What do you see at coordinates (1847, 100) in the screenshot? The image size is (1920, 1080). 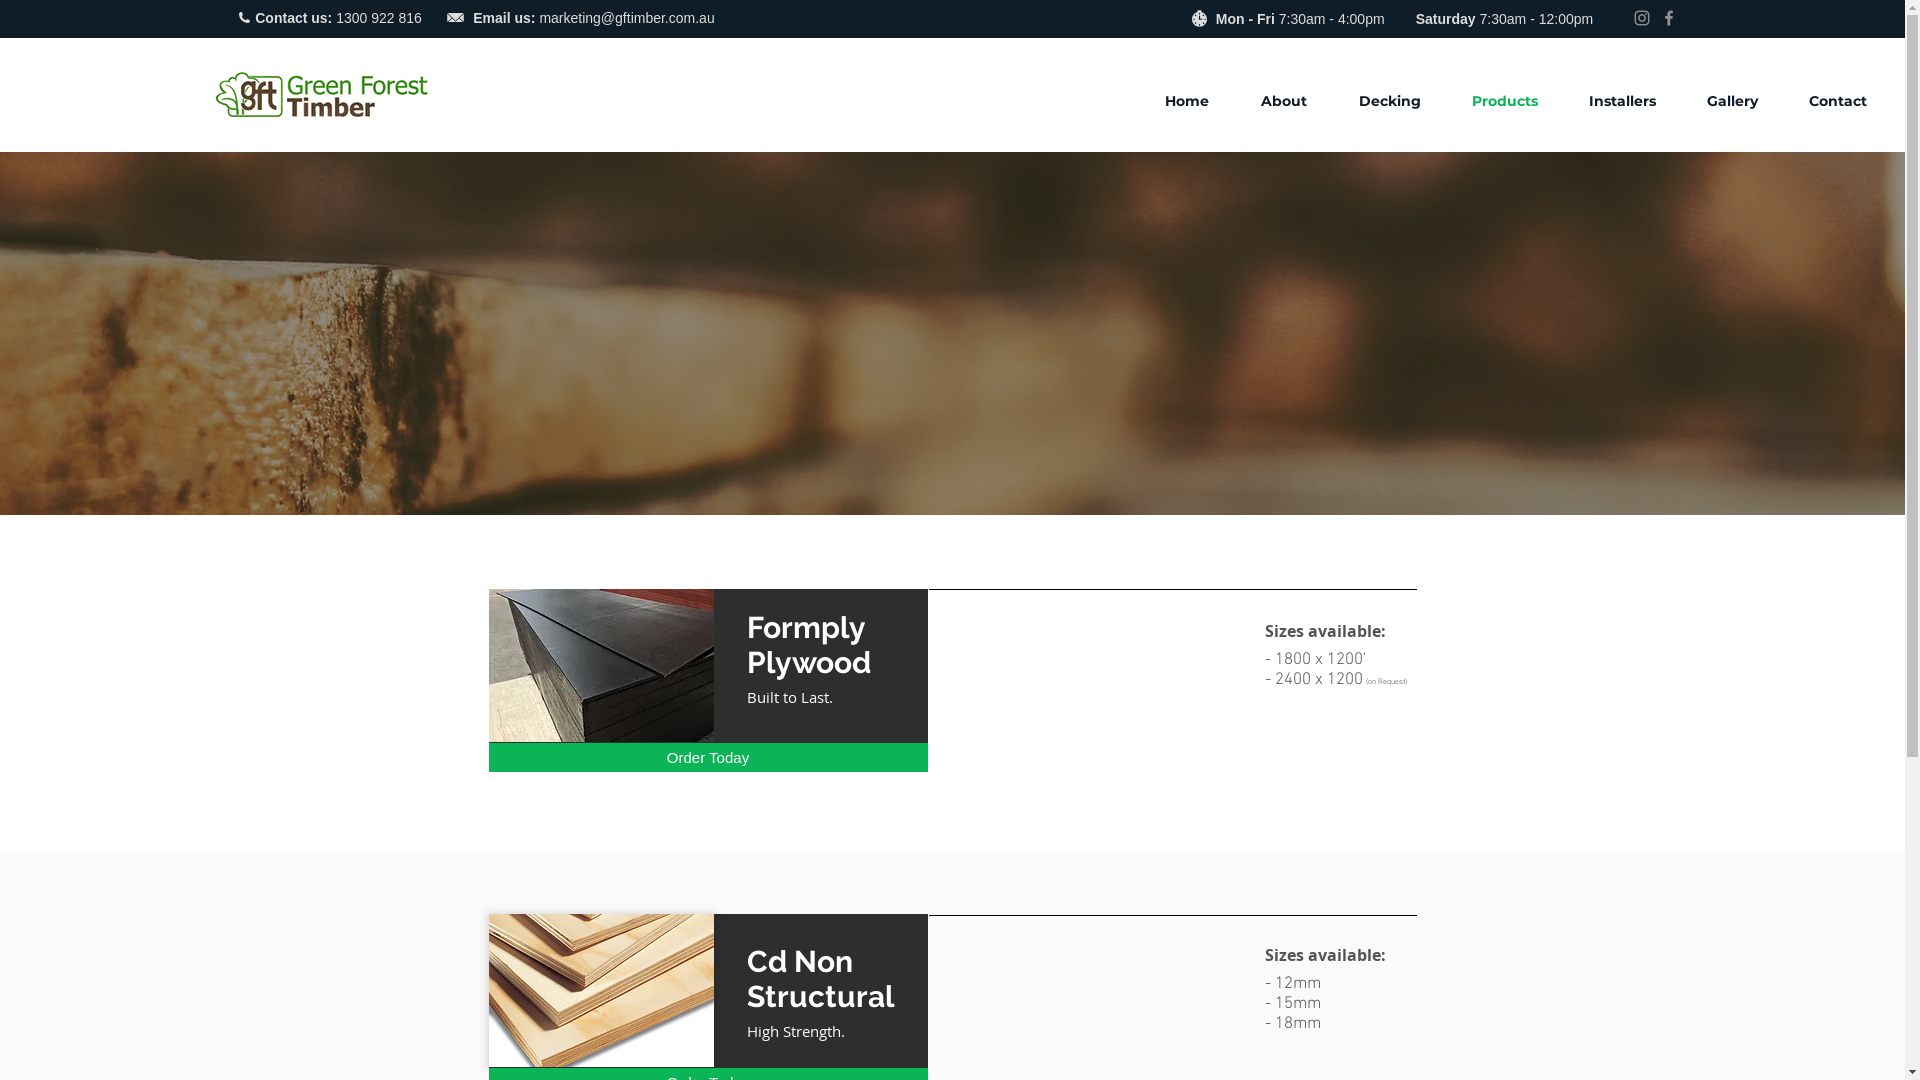 I see `'Contact'` at bounding box center [1847, 100].